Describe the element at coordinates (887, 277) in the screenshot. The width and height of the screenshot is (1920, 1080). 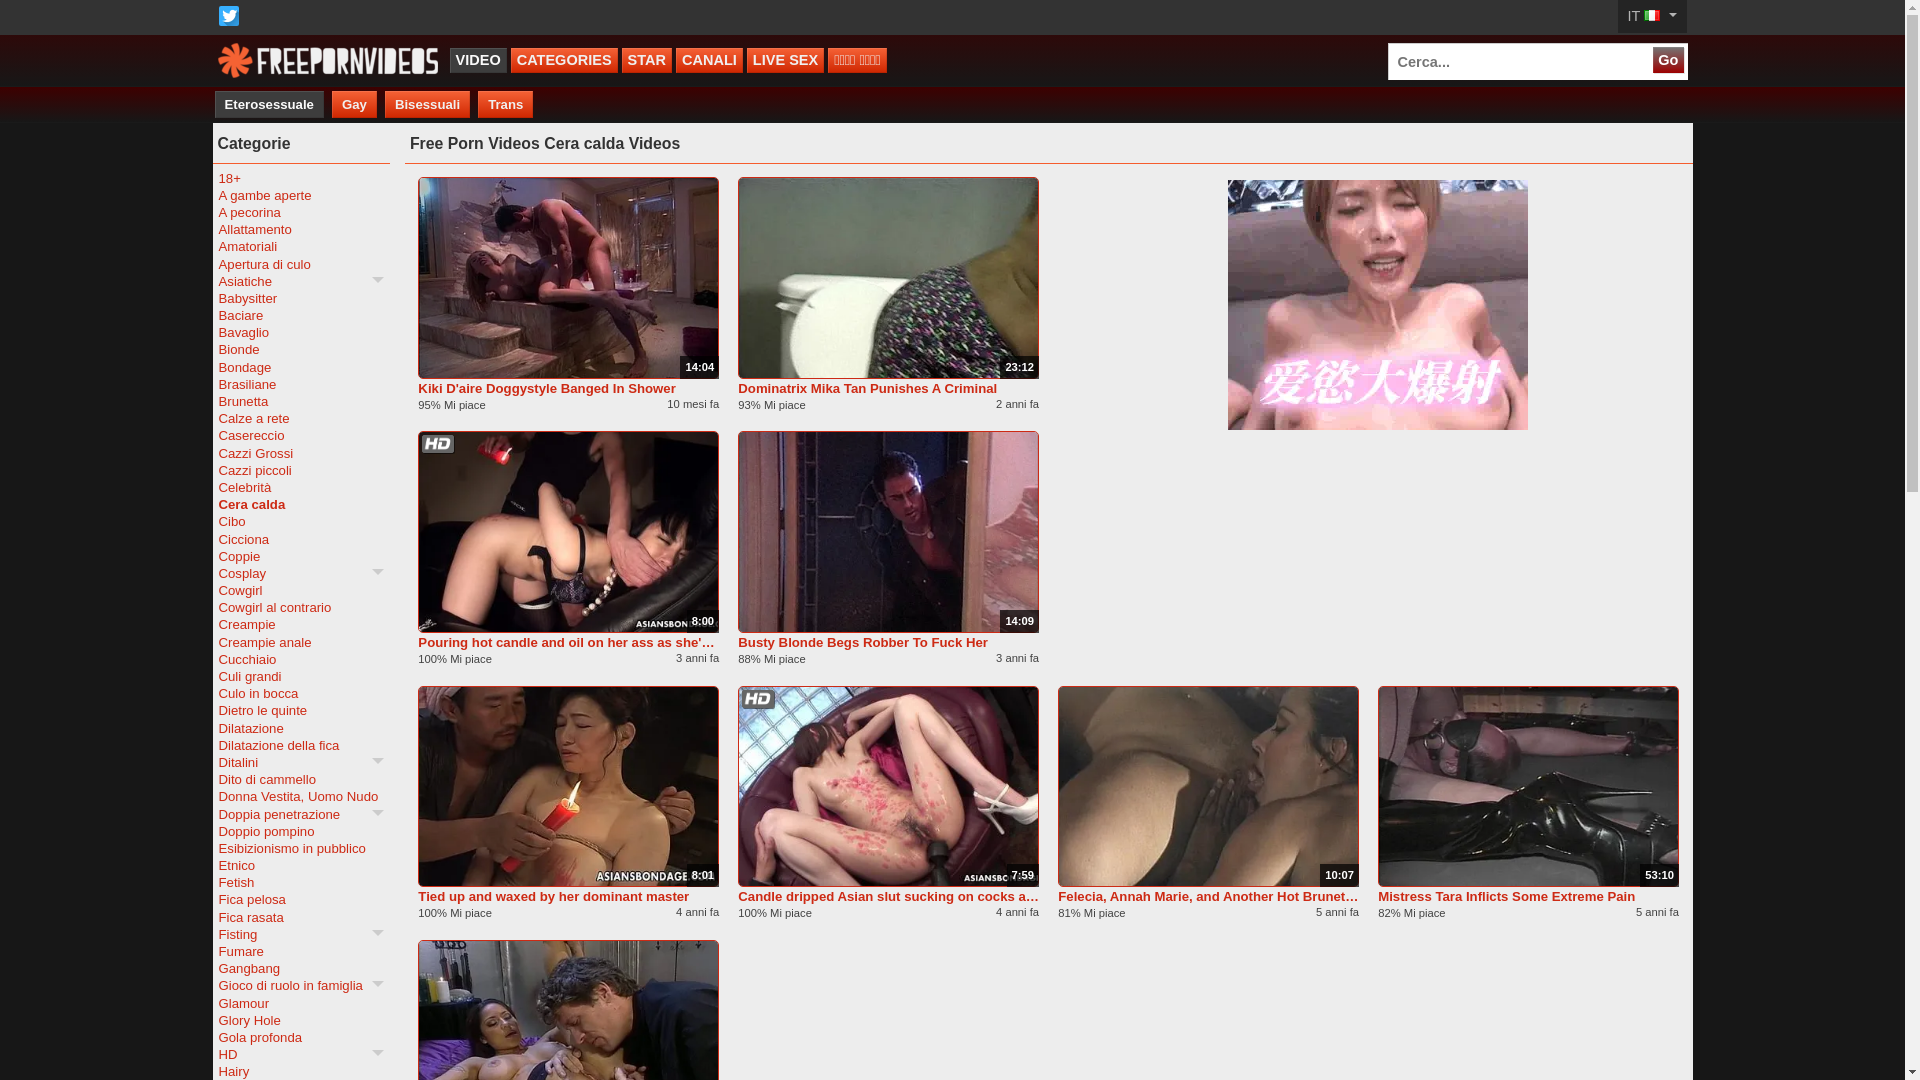
I see `'23:12'` at that location.